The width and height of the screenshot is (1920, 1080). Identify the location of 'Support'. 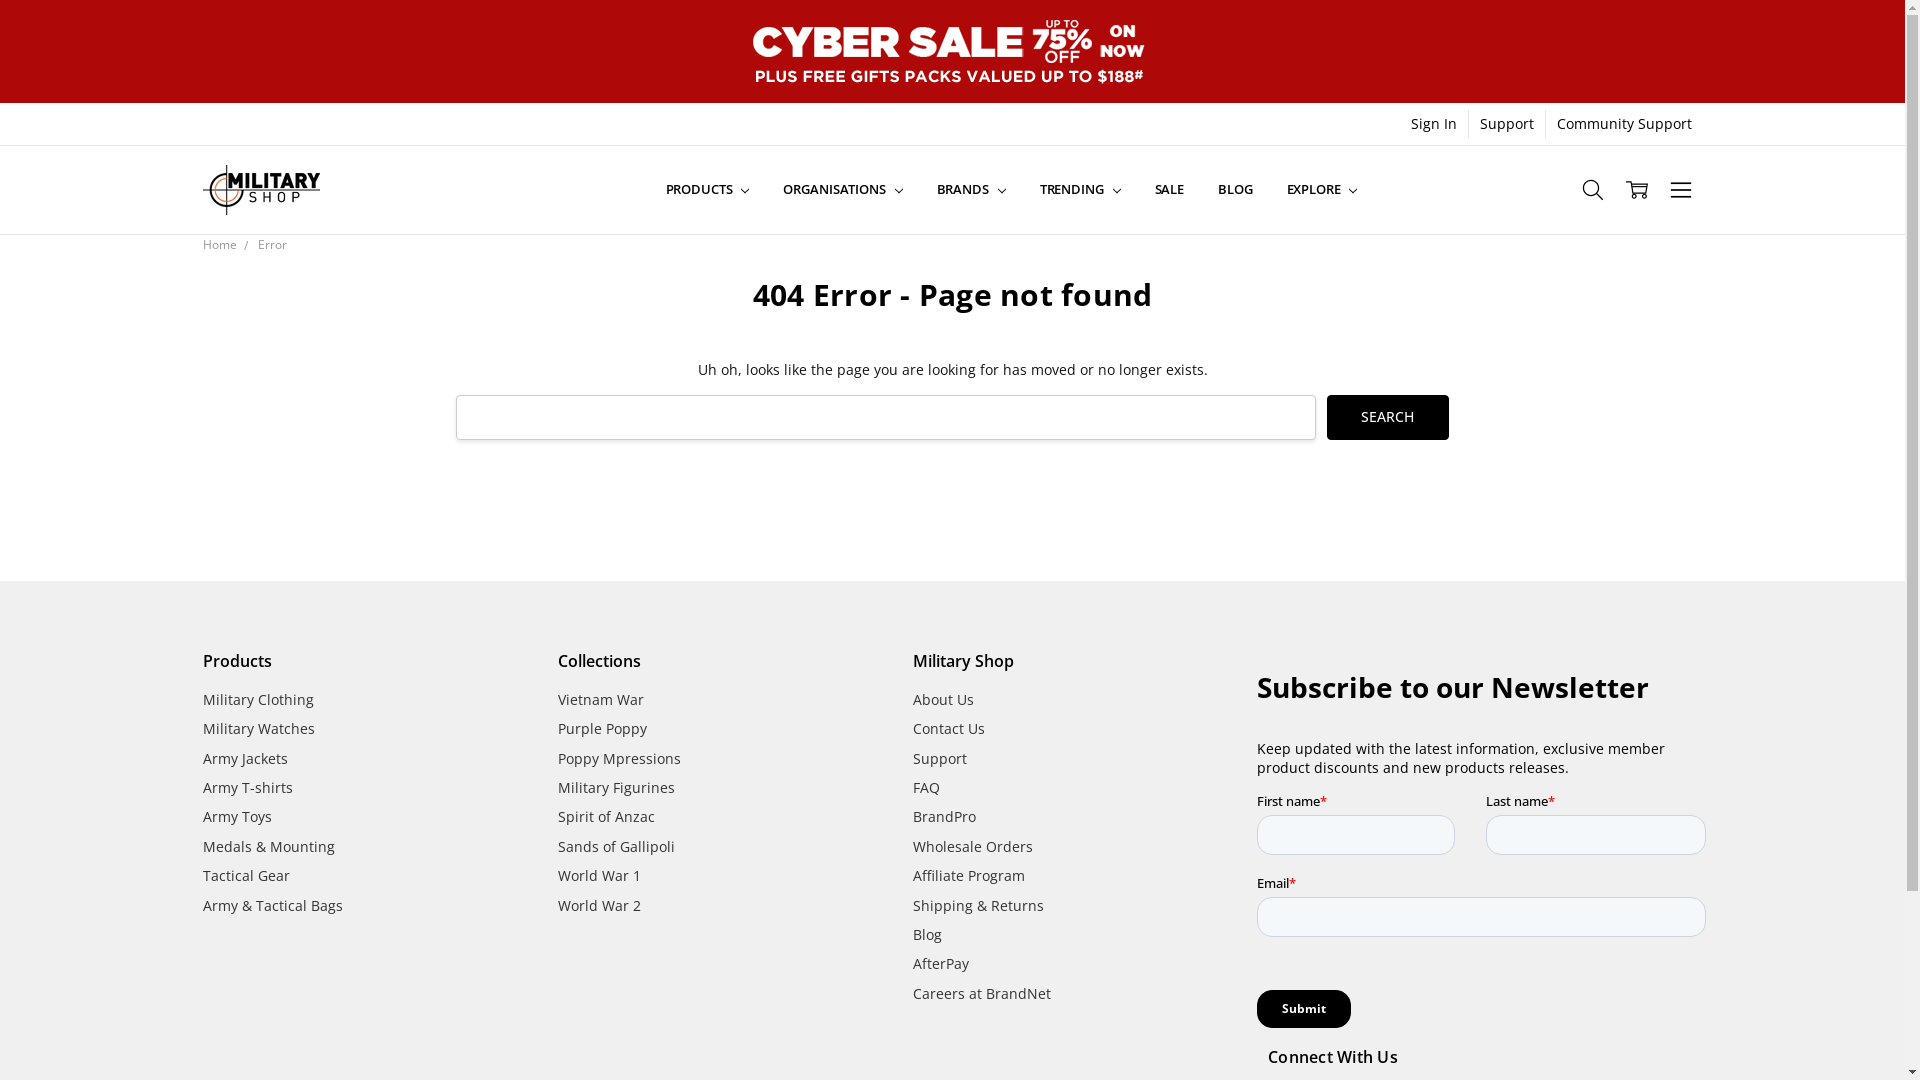
(1507, 123).